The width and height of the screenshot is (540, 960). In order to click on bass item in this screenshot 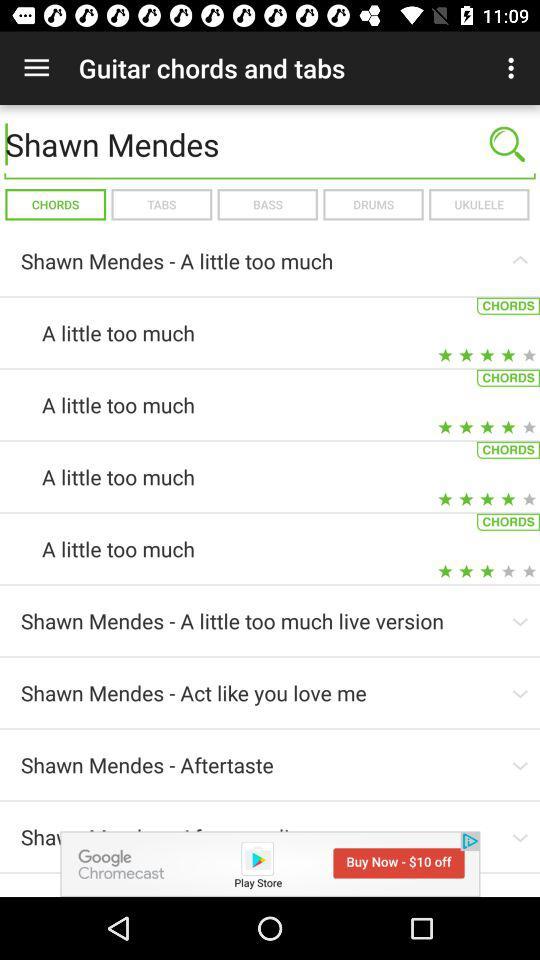, I will do `click(267, 204)`.